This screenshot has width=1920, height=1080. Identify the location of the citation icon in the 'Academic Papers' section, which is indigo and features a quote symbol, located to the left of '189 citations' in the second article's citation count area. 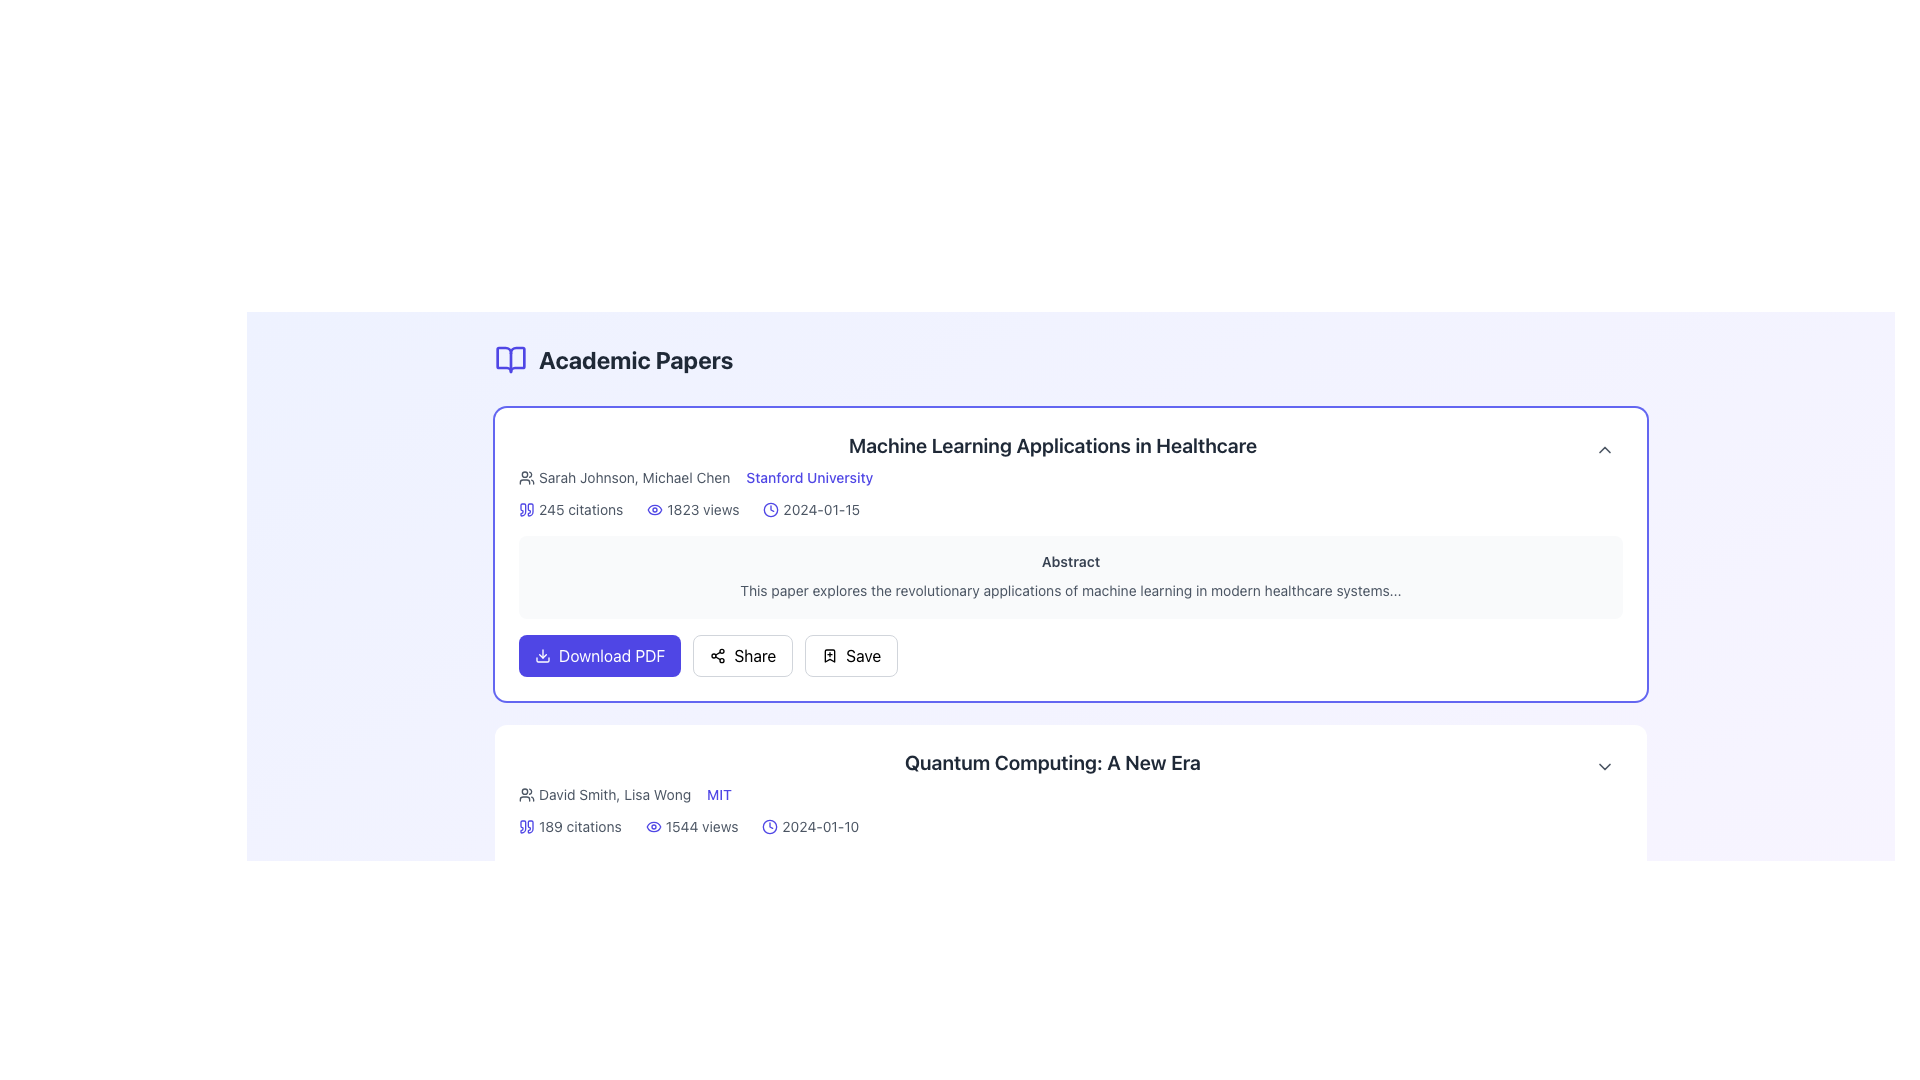
(530, 826).